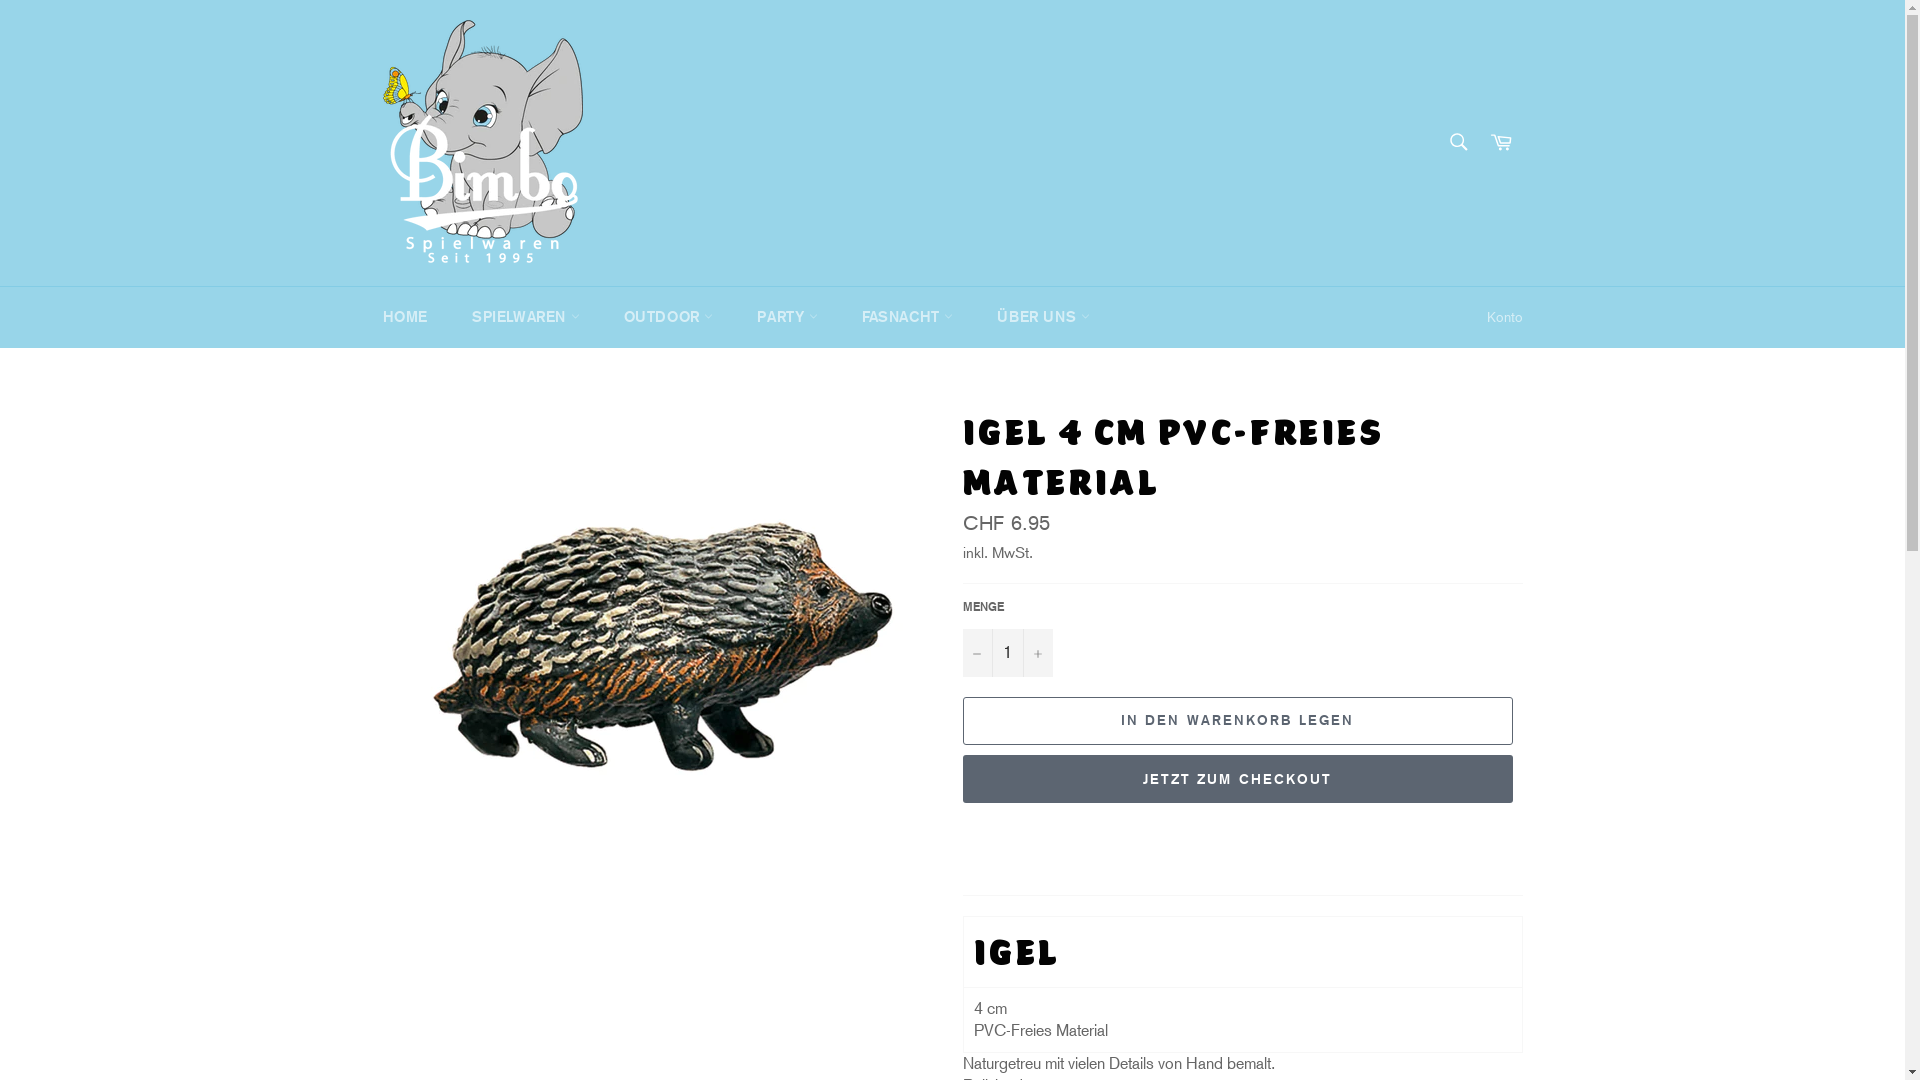 Image resolution: width=1920 pixels, height=1080 pixels. I want to click on 'HOME', so click(403, 316).